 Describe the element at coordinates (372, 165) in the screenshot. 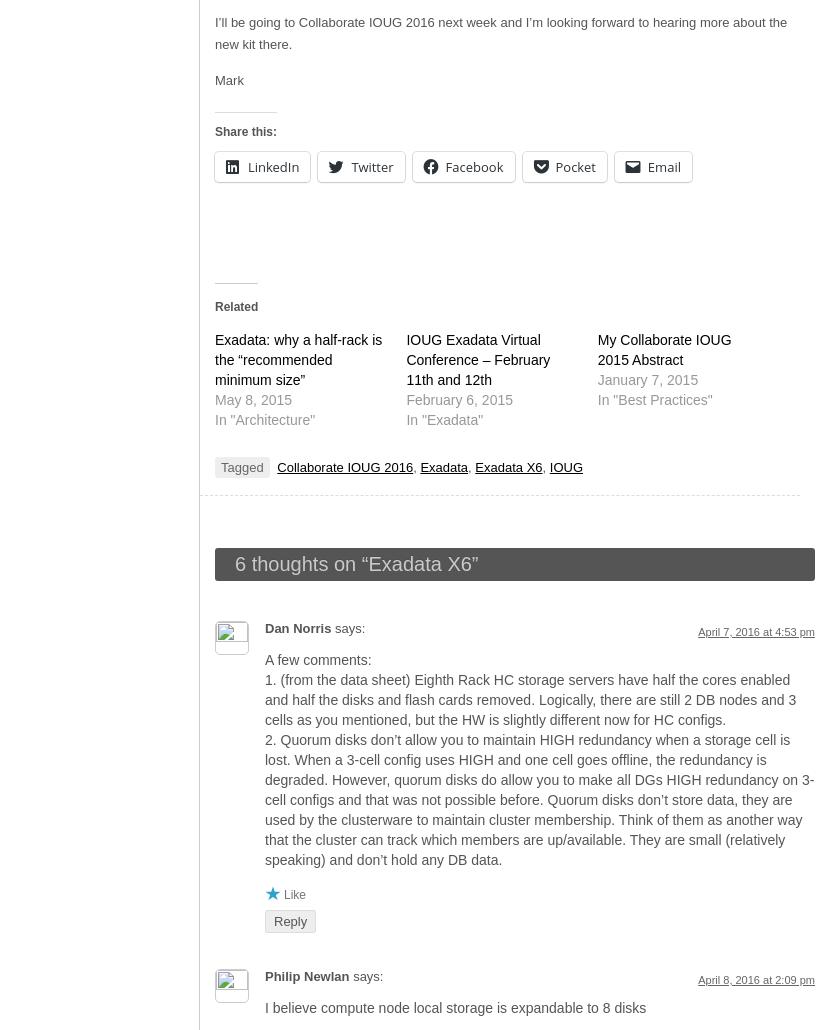

I see `'Twitter'` at that location.